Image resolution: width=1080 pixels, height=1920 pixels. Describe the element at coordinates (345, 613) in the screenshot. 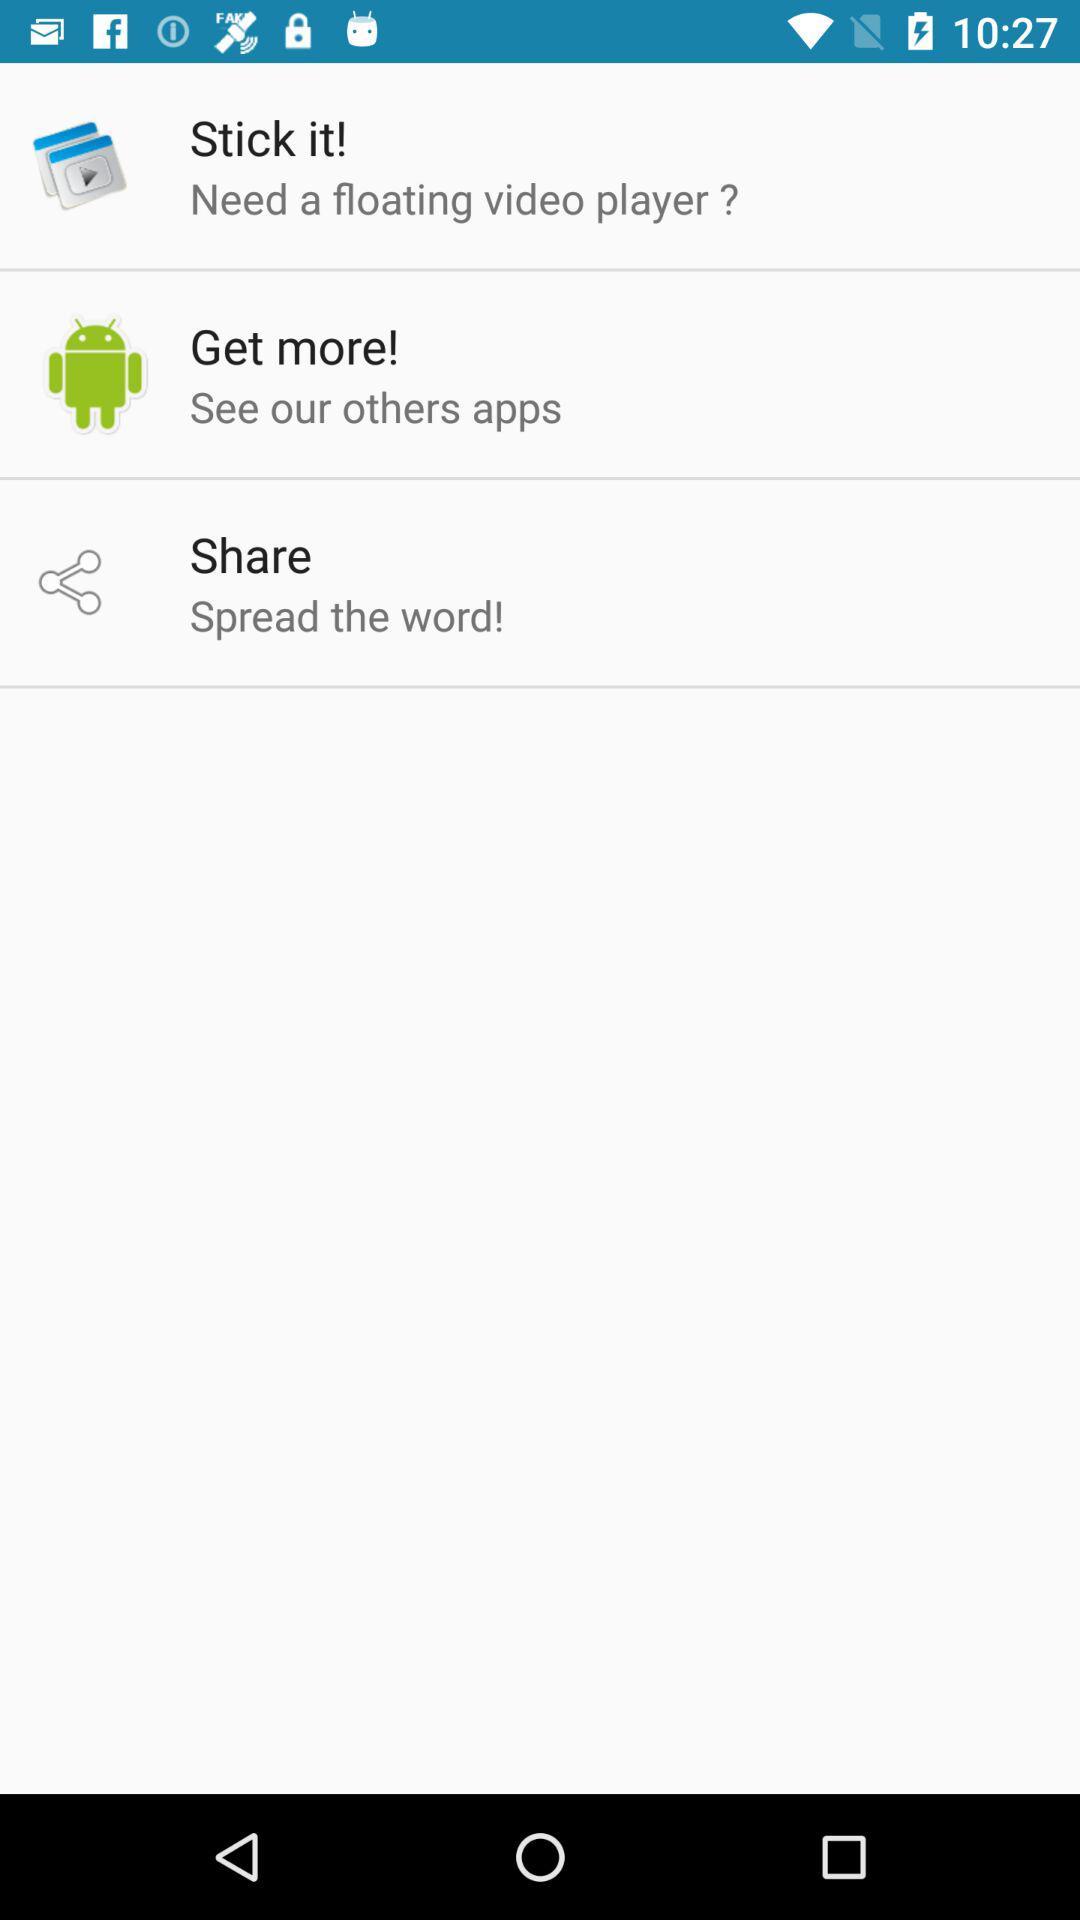

I see `spread the word!` at that location.